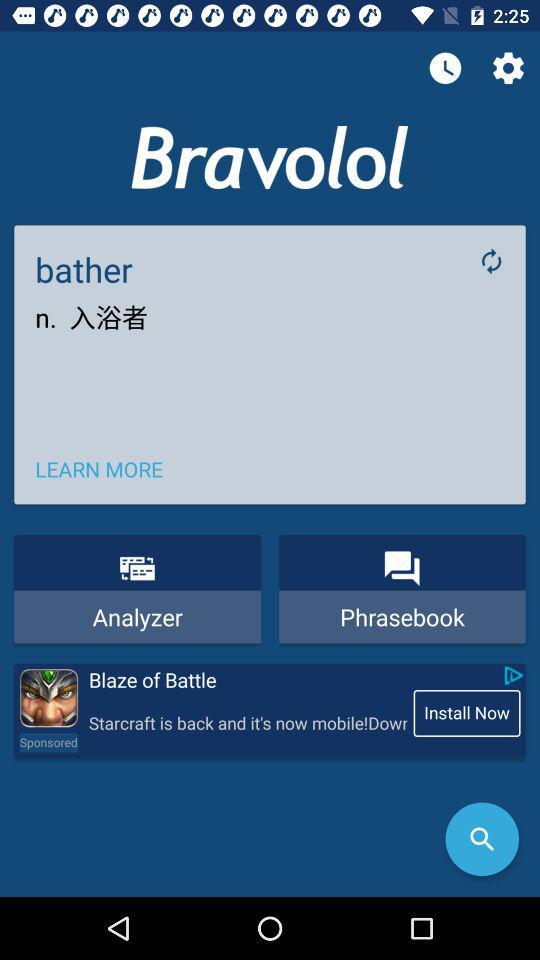 This screenshot has width=540, height=960. What do you see at coordinates (247, 722) in the screenshot?
I see `the icon next to the install now` at bounding box center [247, 722].